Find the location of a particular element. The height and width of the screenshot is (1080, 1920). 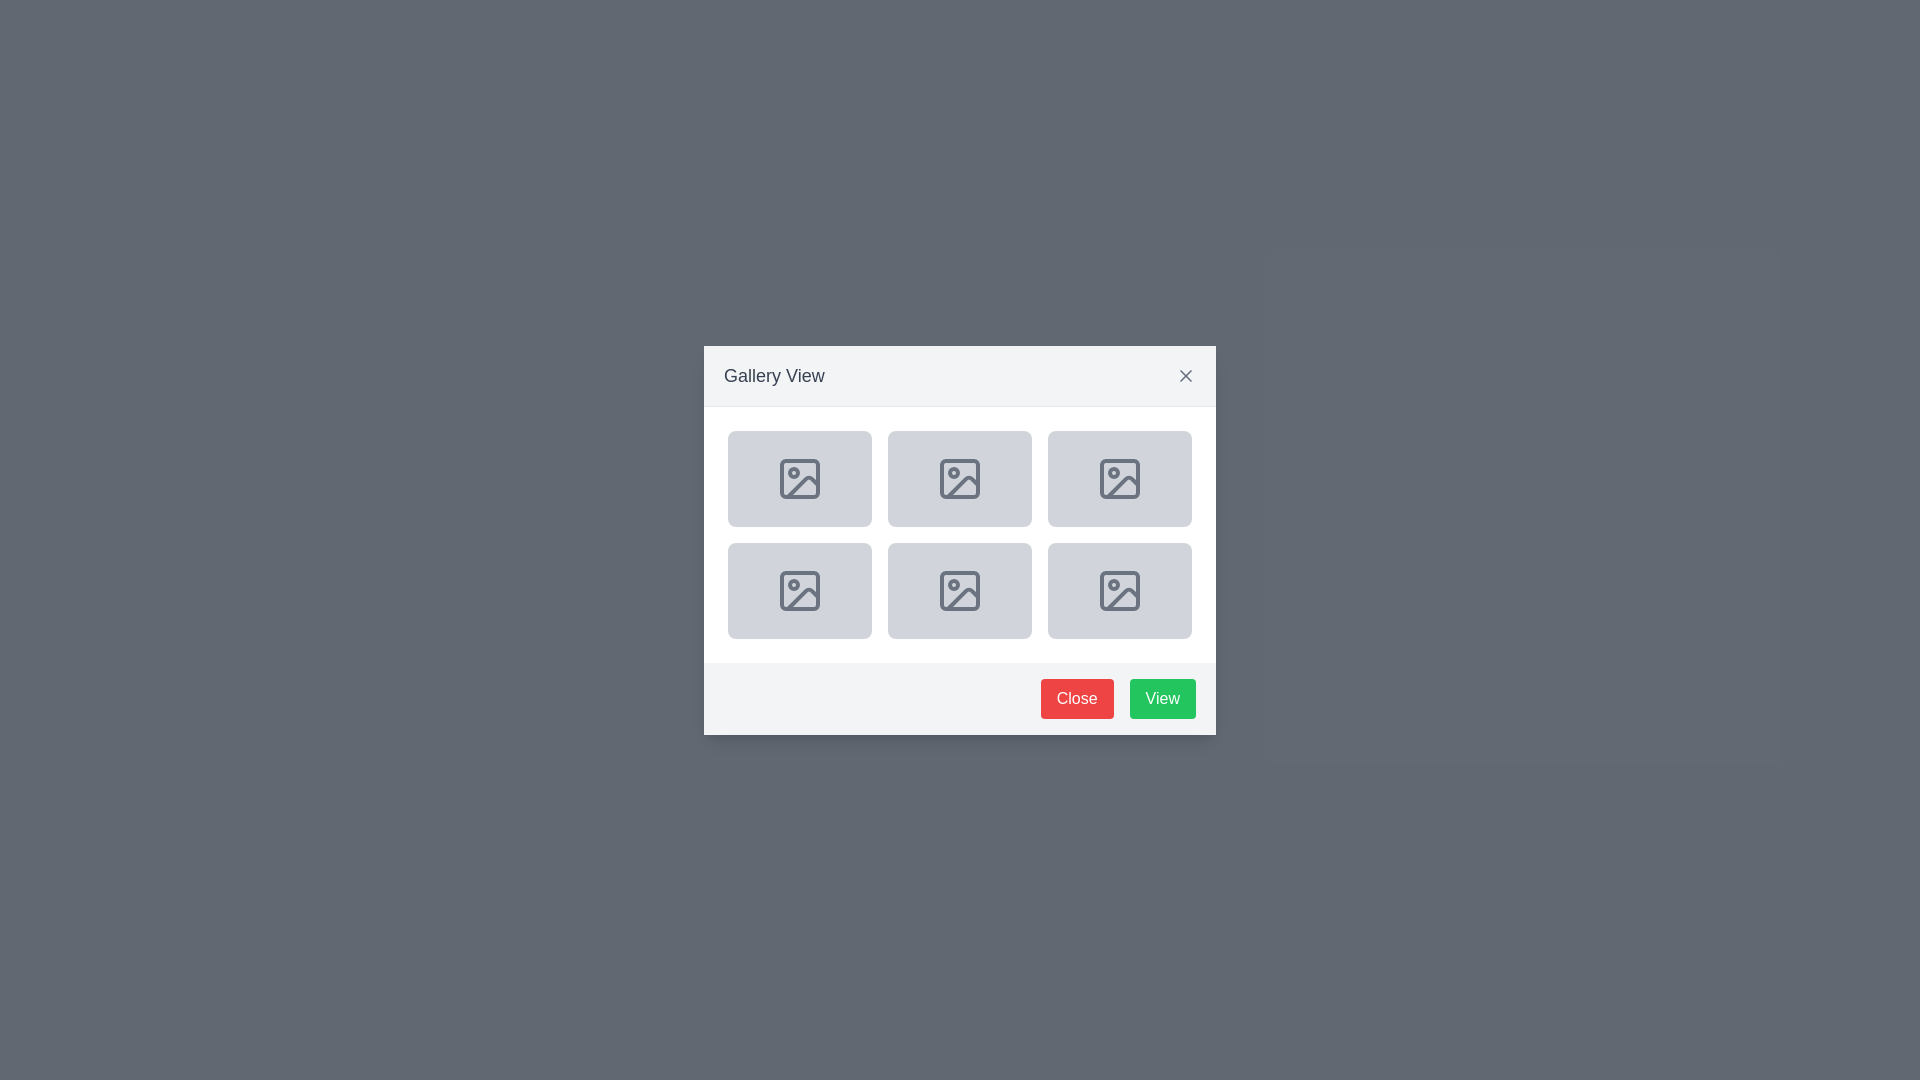

the rectangular SVG element located in the top-right cell of the 2x3 gallery layout, which represents an image thumbnail is located at coordinates (1118, 478).